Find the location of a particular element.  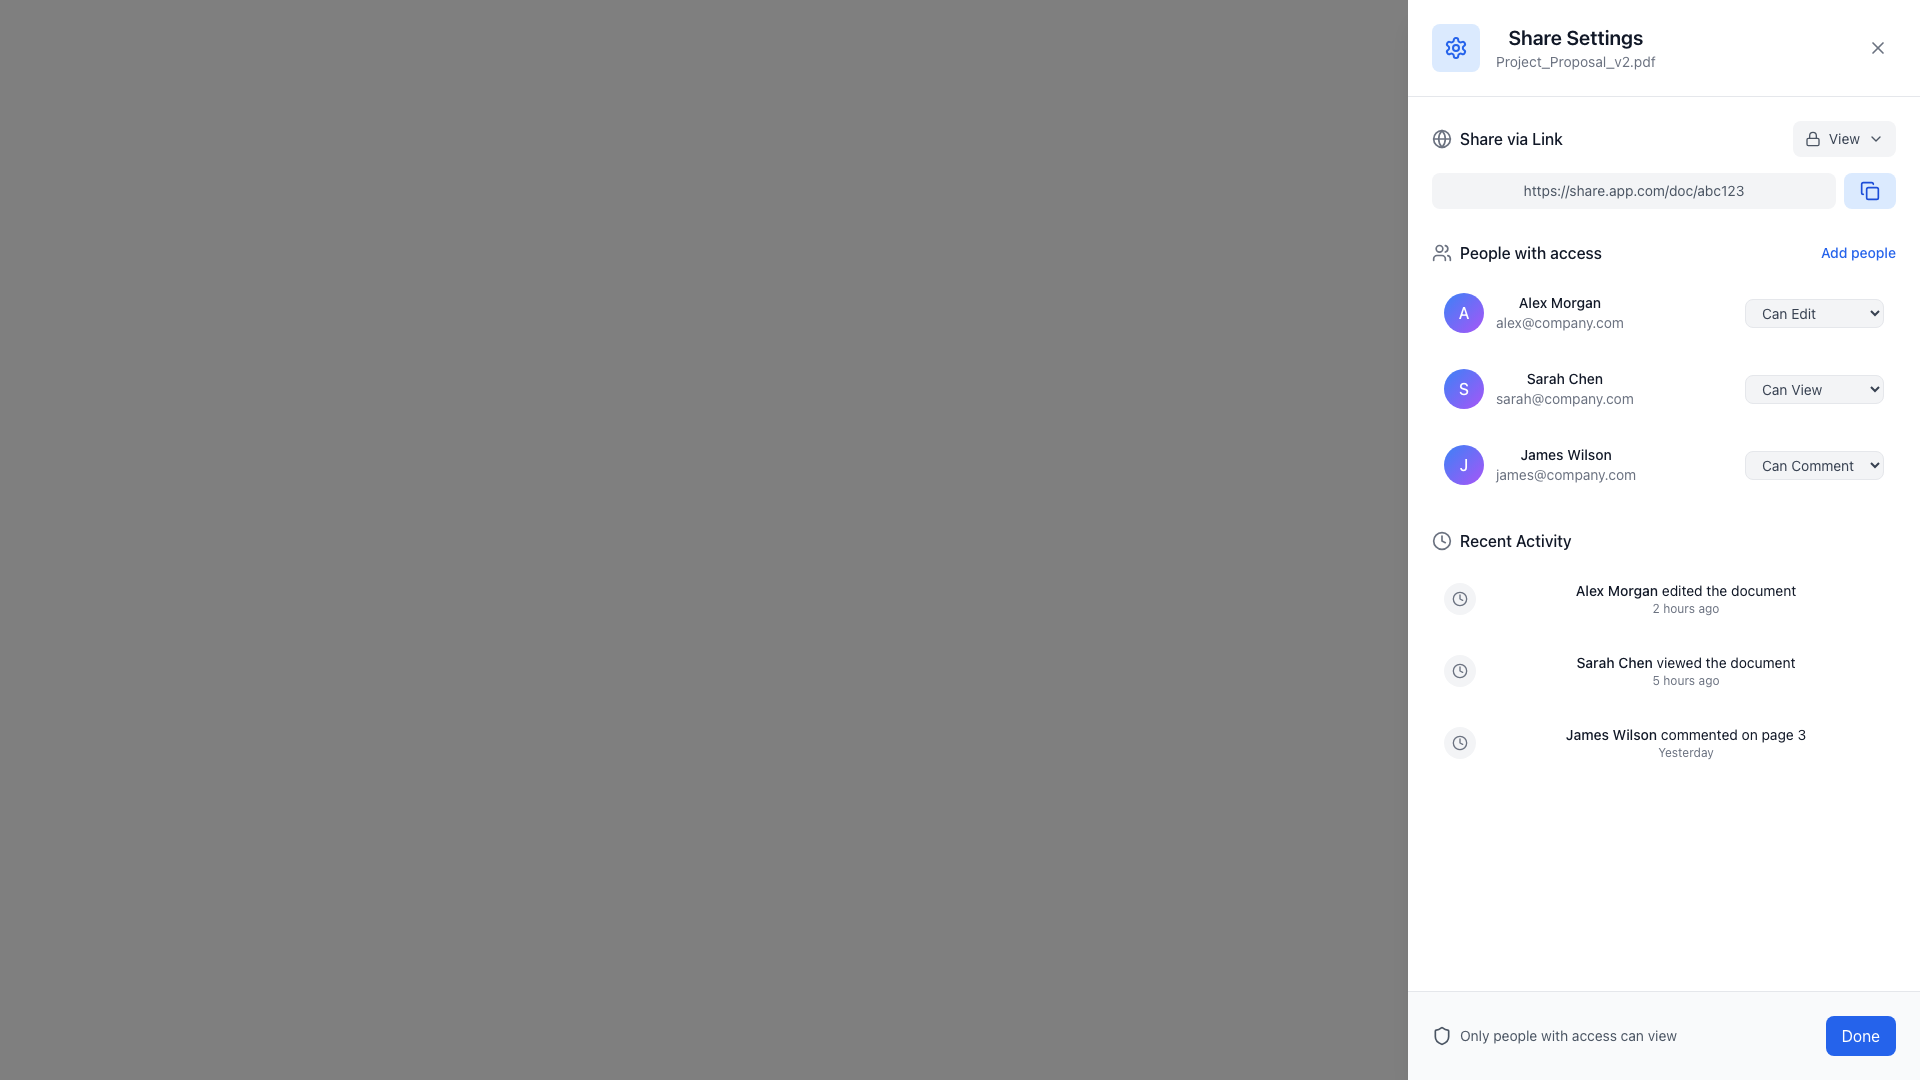

title and subtitle of the settings section for the document 'Project_Proposal_v2.pdf', identified by the heading with an associated icon located at the top-left of the panel is located at coordinates (1542, 46).